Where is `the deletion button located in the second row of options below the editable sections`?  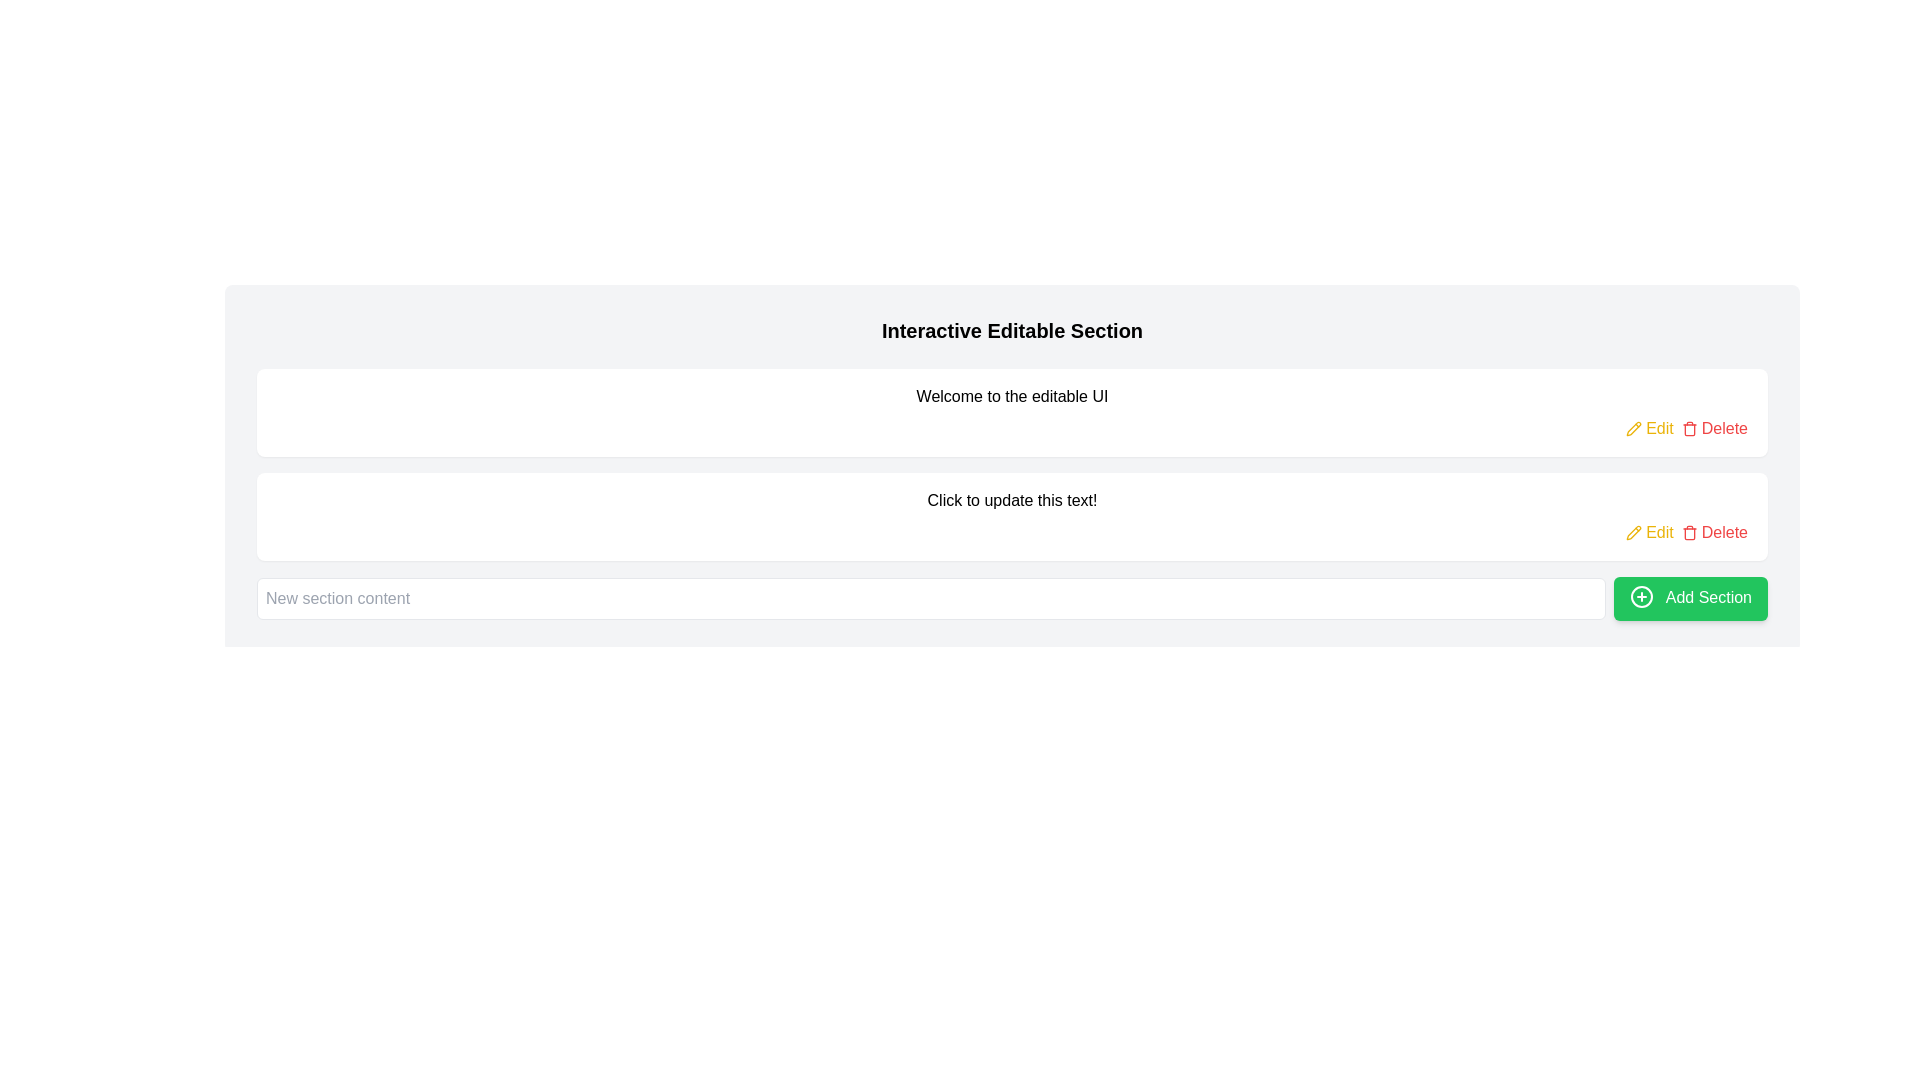 the deletion button located in the second row of options below the editable sections is located at coordinates (1713, 531).